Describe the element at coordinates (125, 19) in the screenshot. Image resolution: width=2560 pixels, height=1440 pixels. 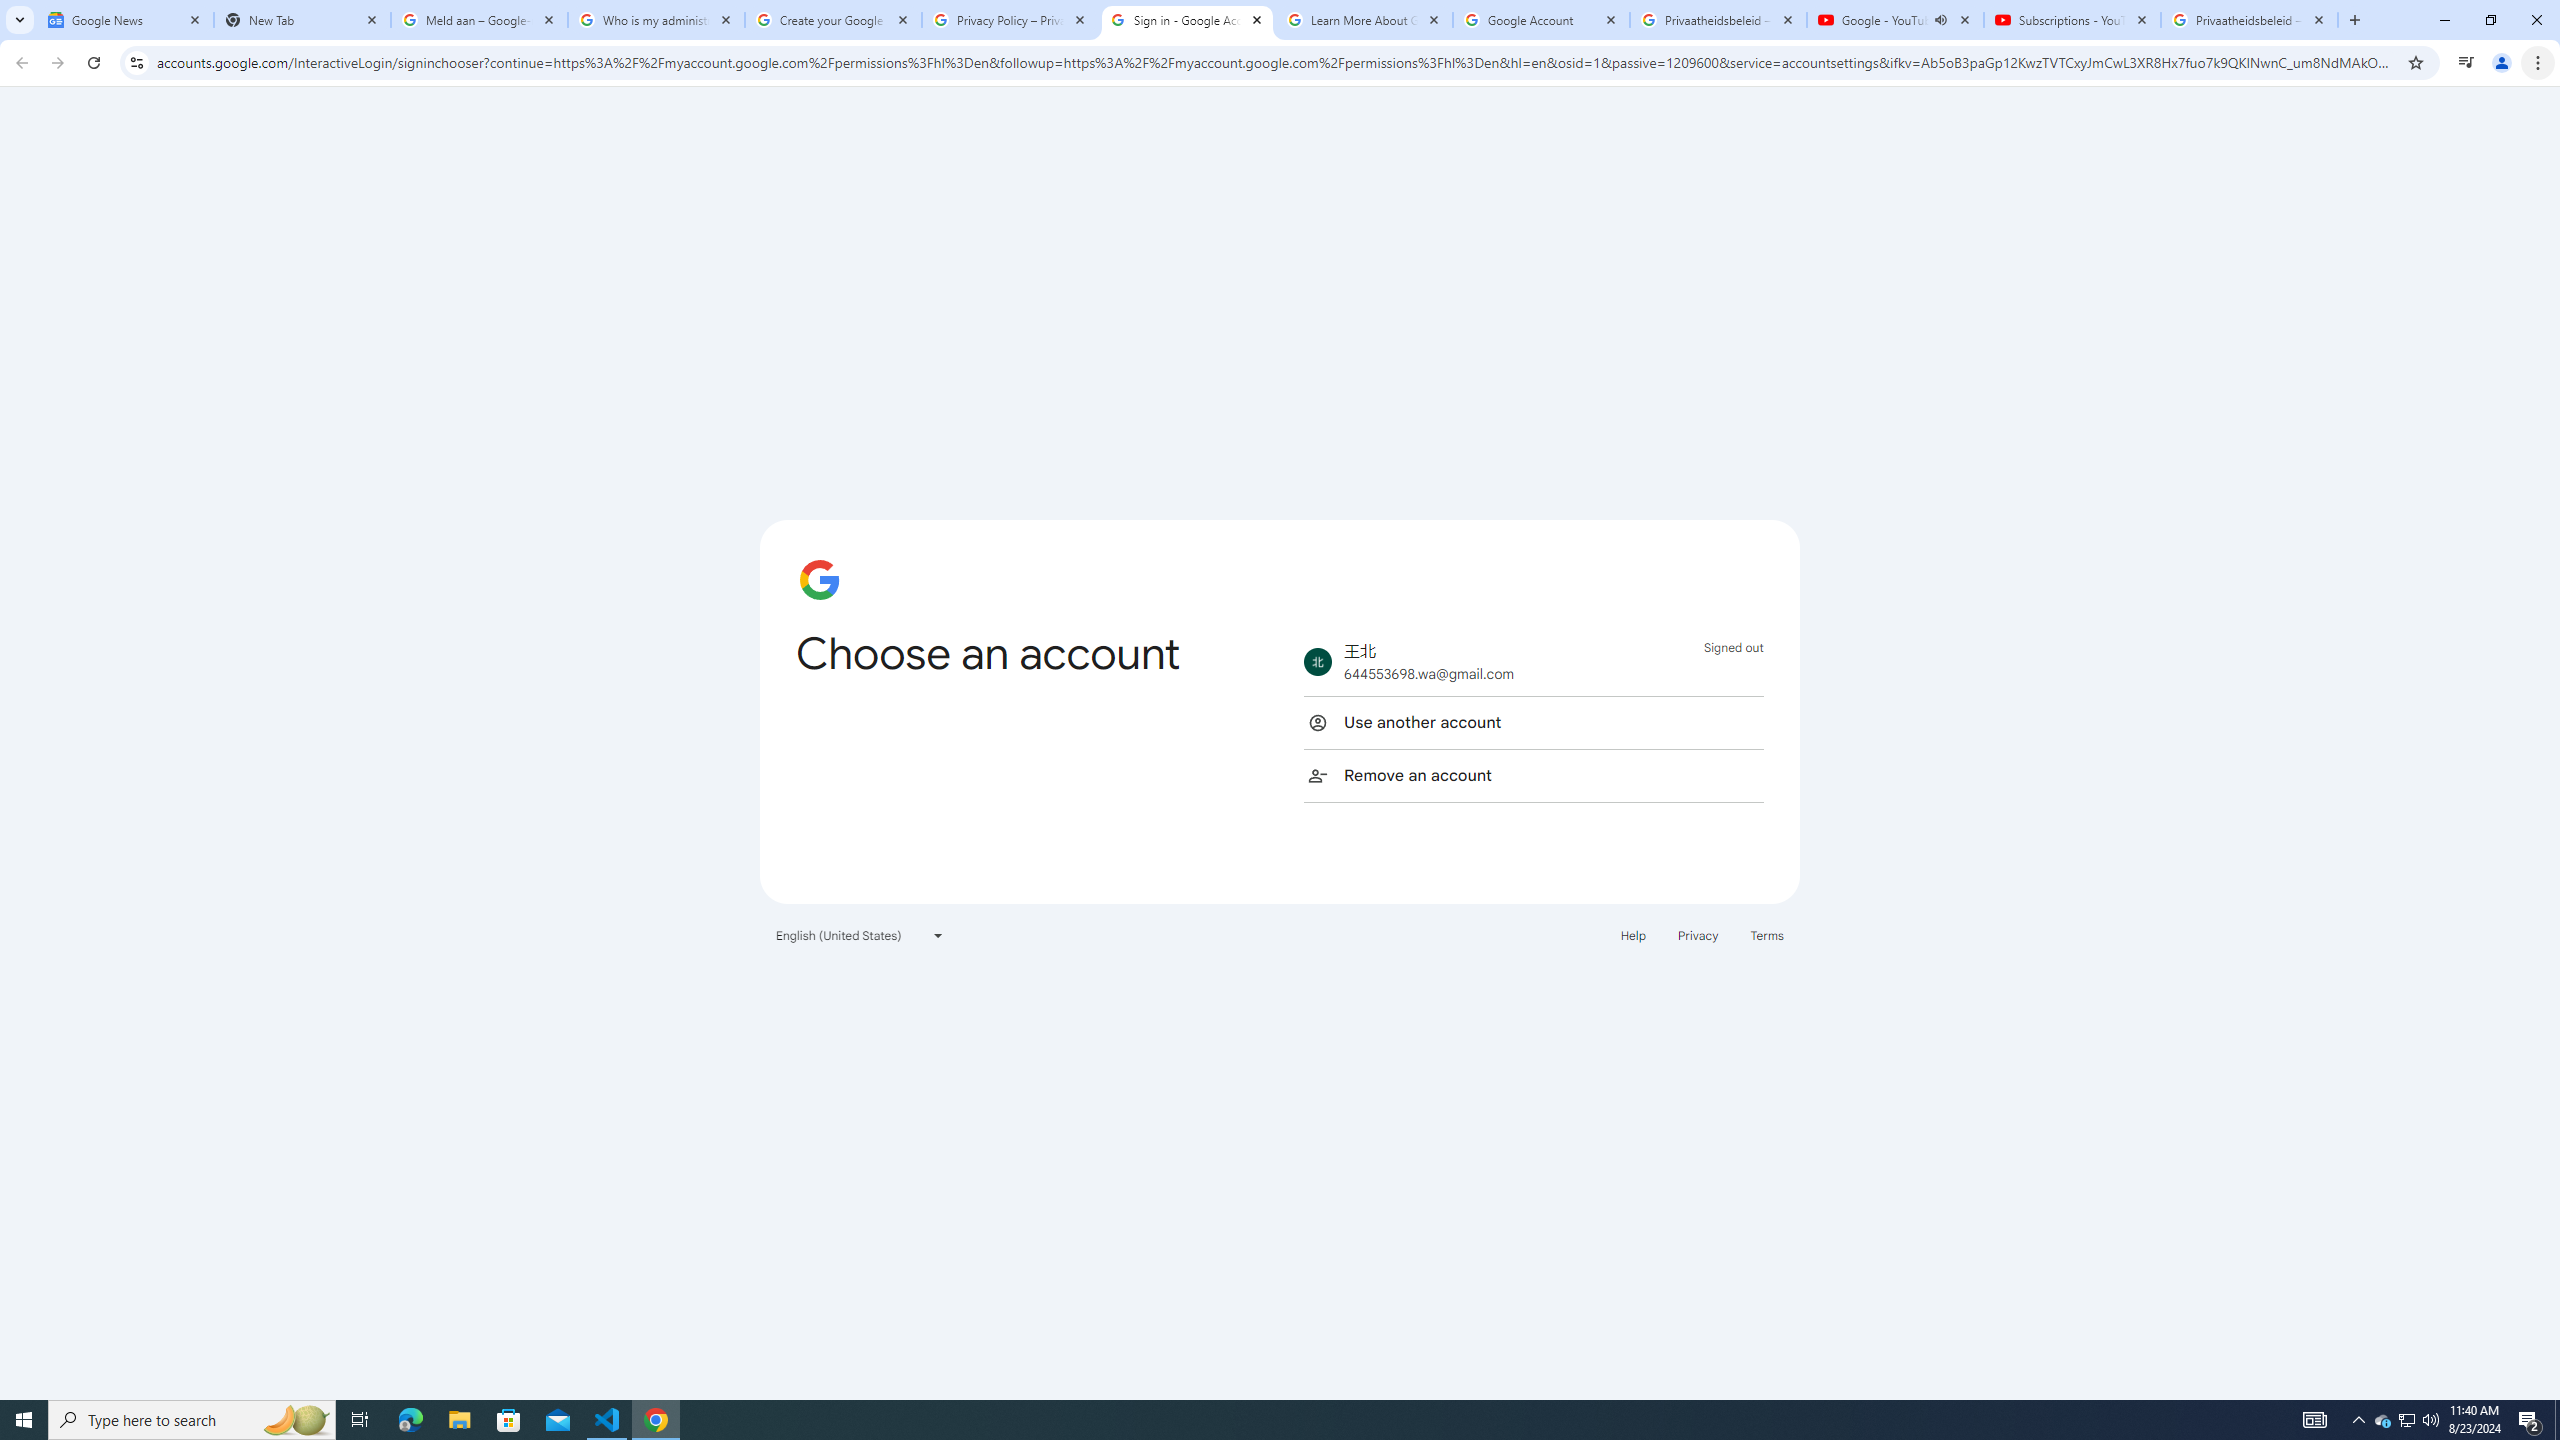
I see `'Google News'` at that location.